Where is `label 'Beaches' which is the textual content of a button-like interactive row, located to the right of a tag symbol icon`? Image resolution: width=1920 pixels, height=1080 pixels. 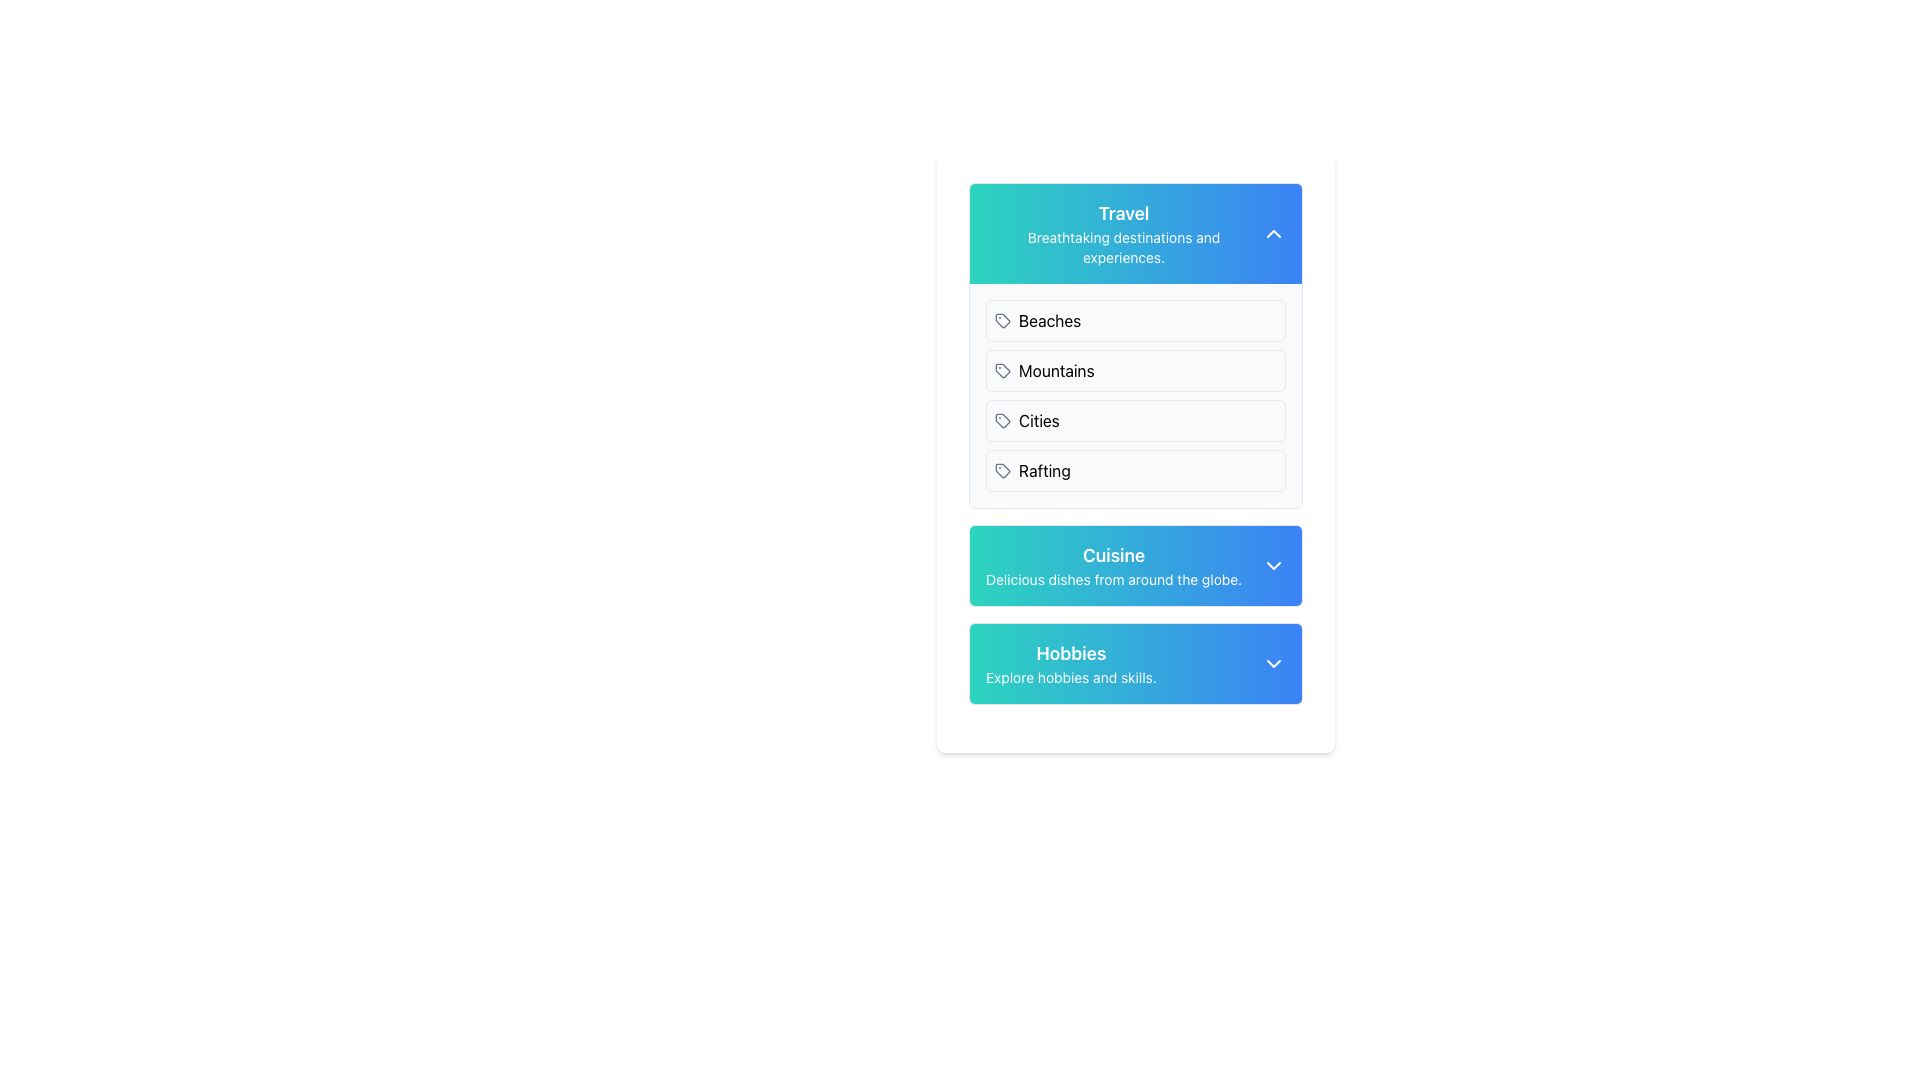 label 'Beaches' which is the textual content of a button-like interactive row, located to the right of a tag symbol icon is located at coordinates (1049, 319).